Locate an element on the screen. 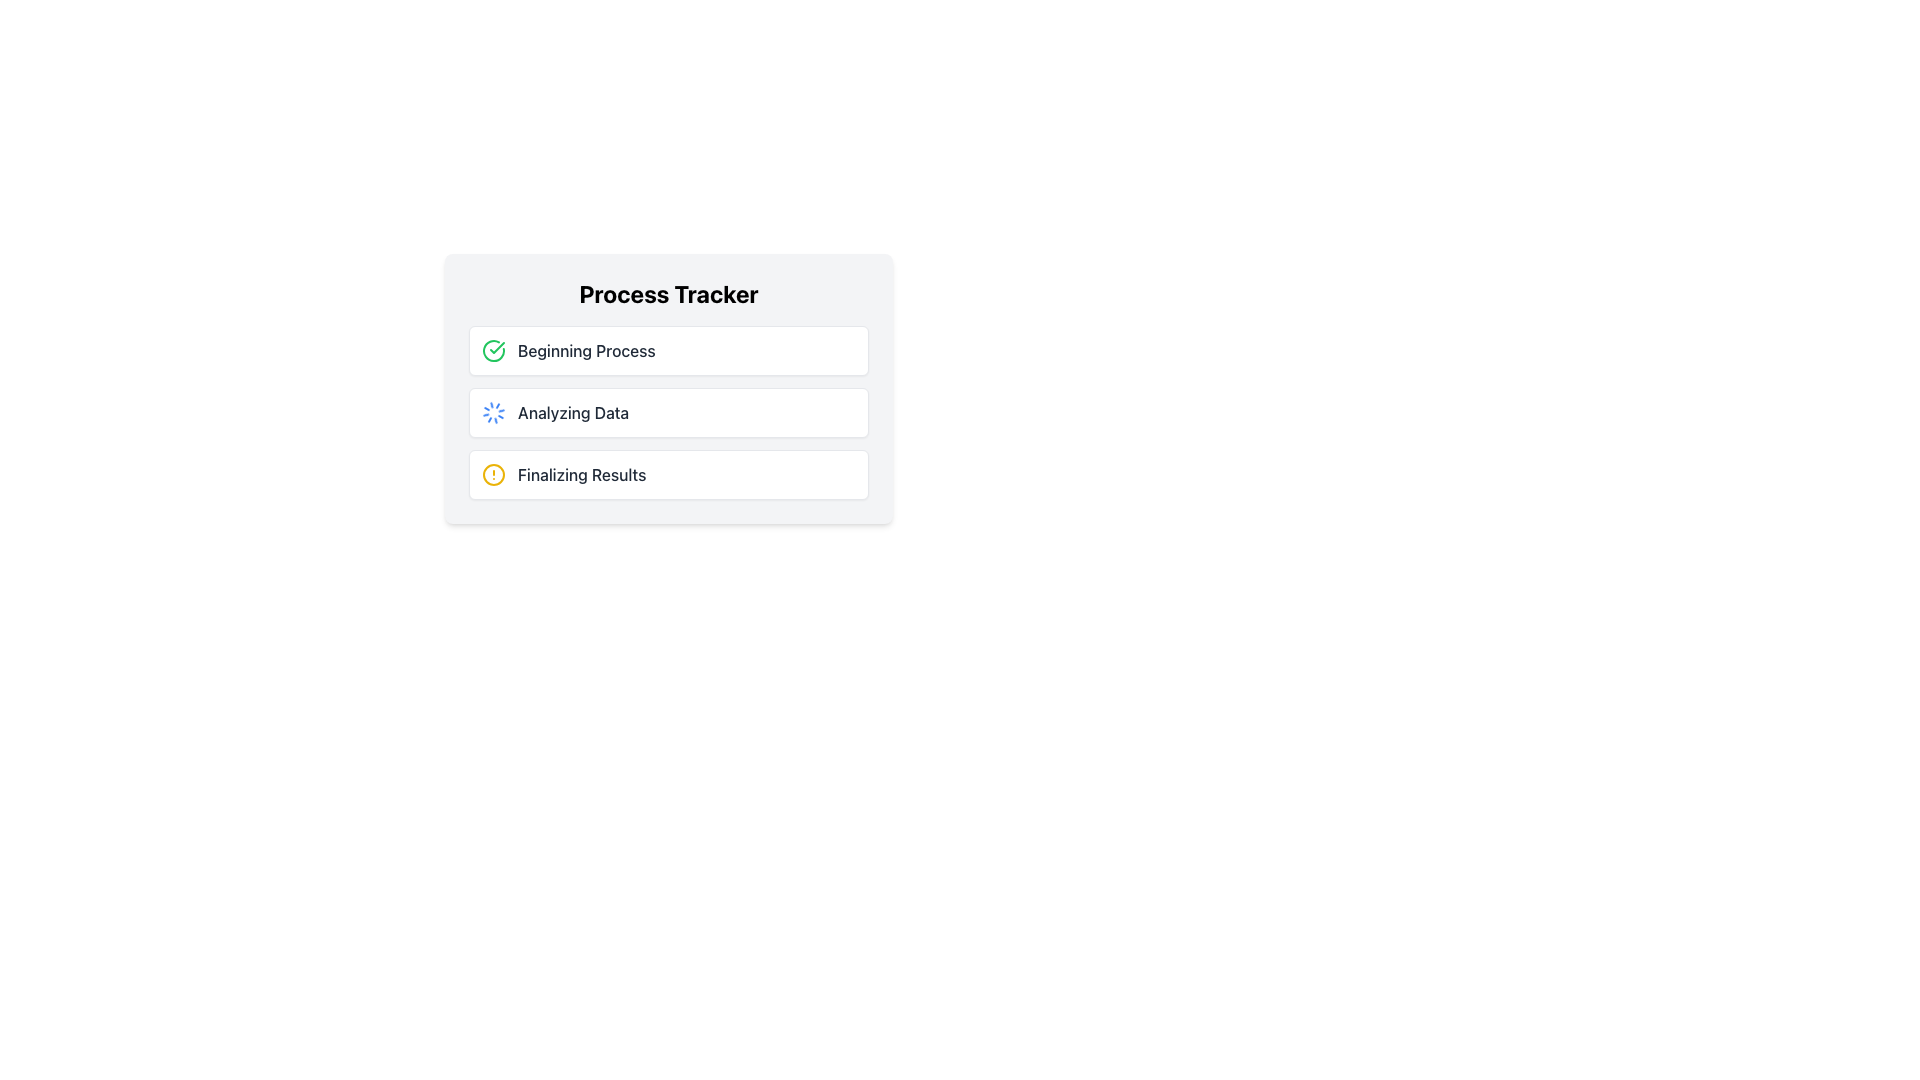 The height and width of the screenshot is (1080, 1920). the Status indicator displaying 'Finalizing Results' with a yellow alert icon, which is the third item in the 'Process Tracker' section is located at coordinates (563, 474).